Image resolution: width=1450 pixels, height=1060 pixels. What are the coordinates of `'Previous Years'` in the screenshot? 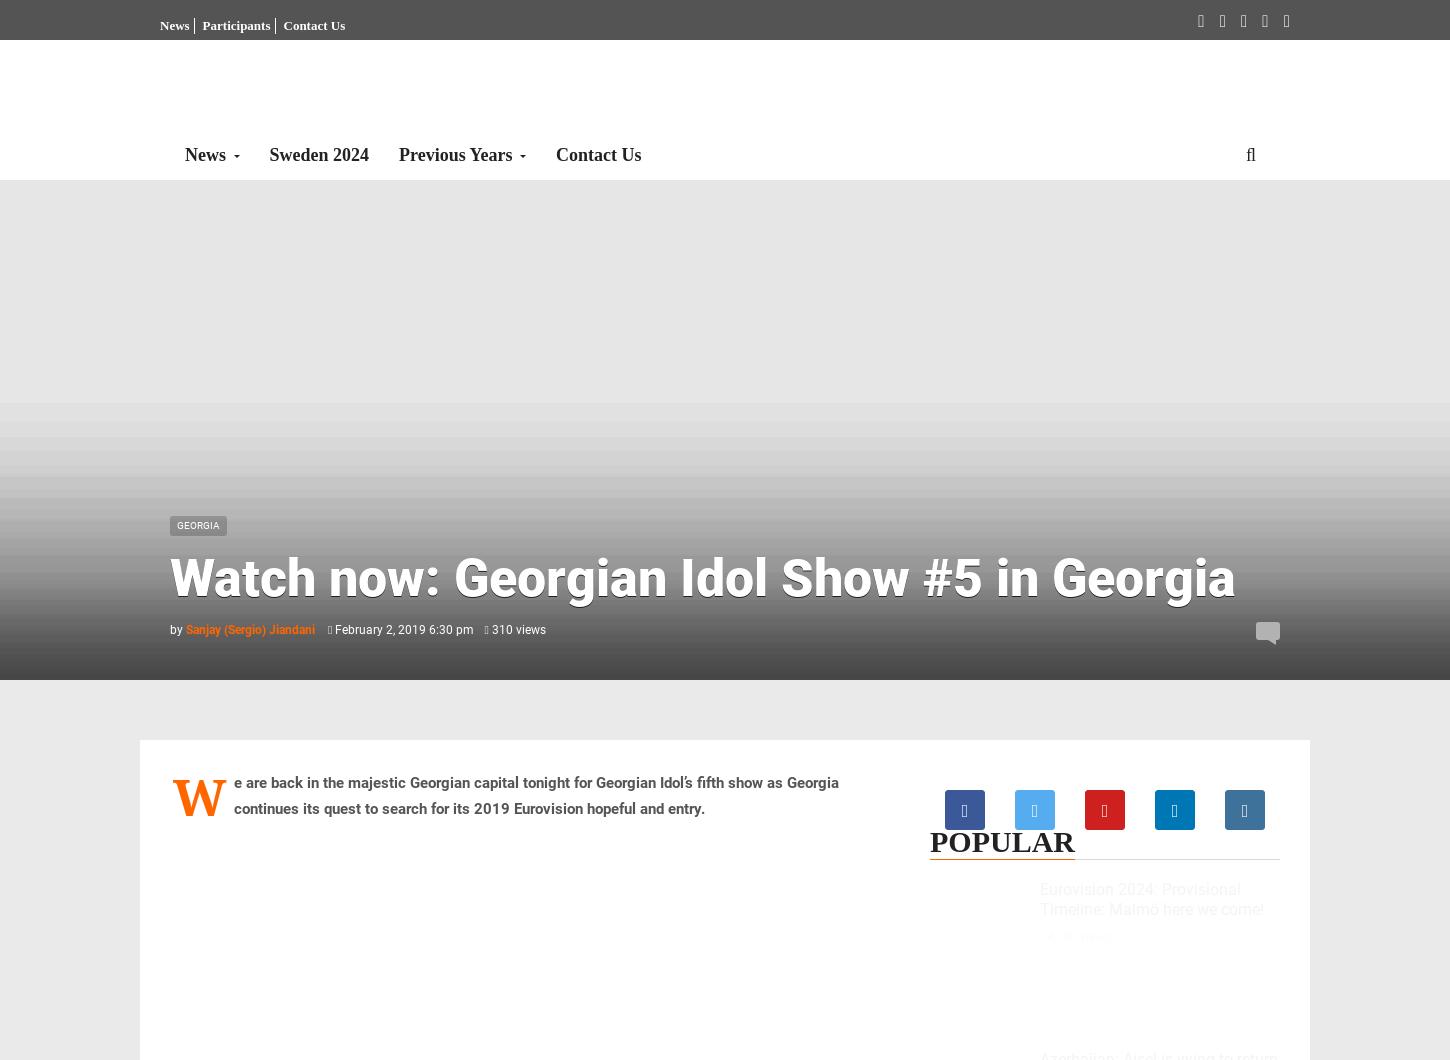 It's located at (398, 153).